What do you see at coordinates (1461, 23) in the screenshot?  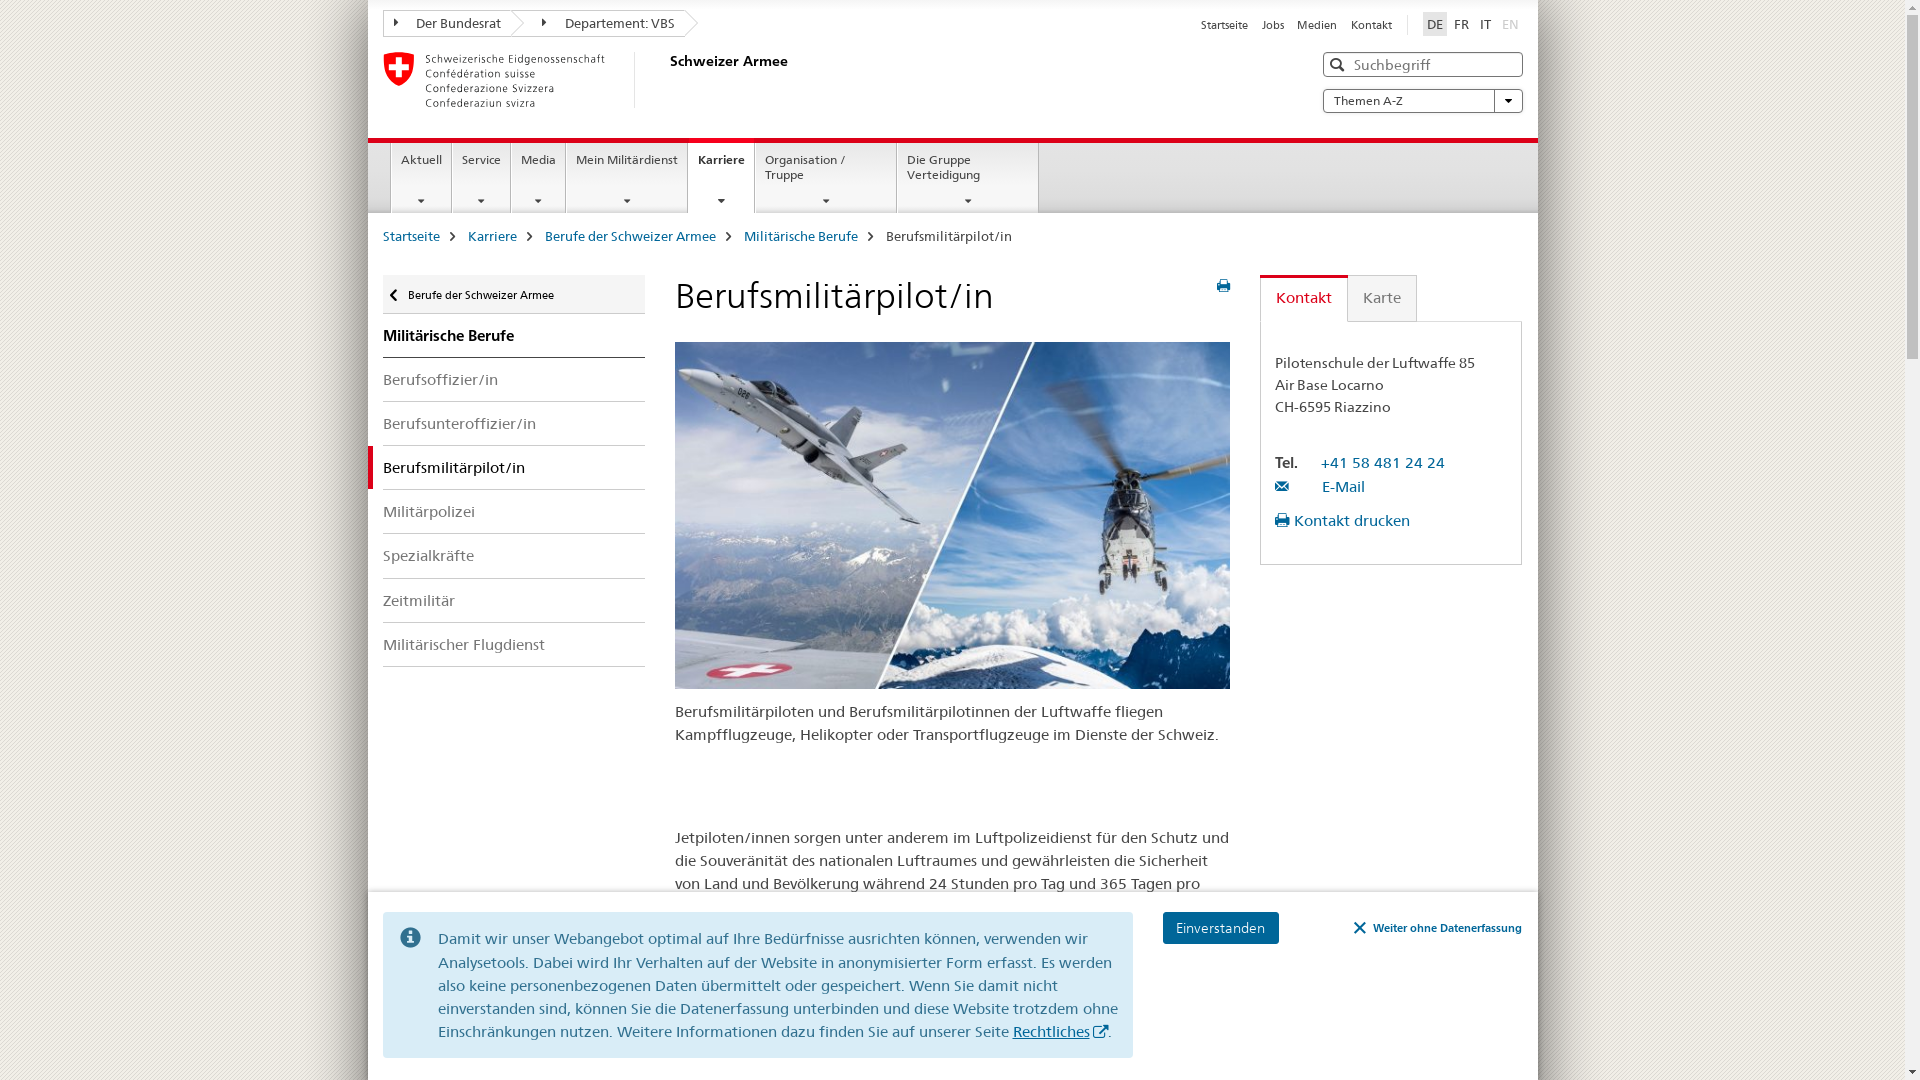 I see `'FR'` at bounding box center [1461, 23].